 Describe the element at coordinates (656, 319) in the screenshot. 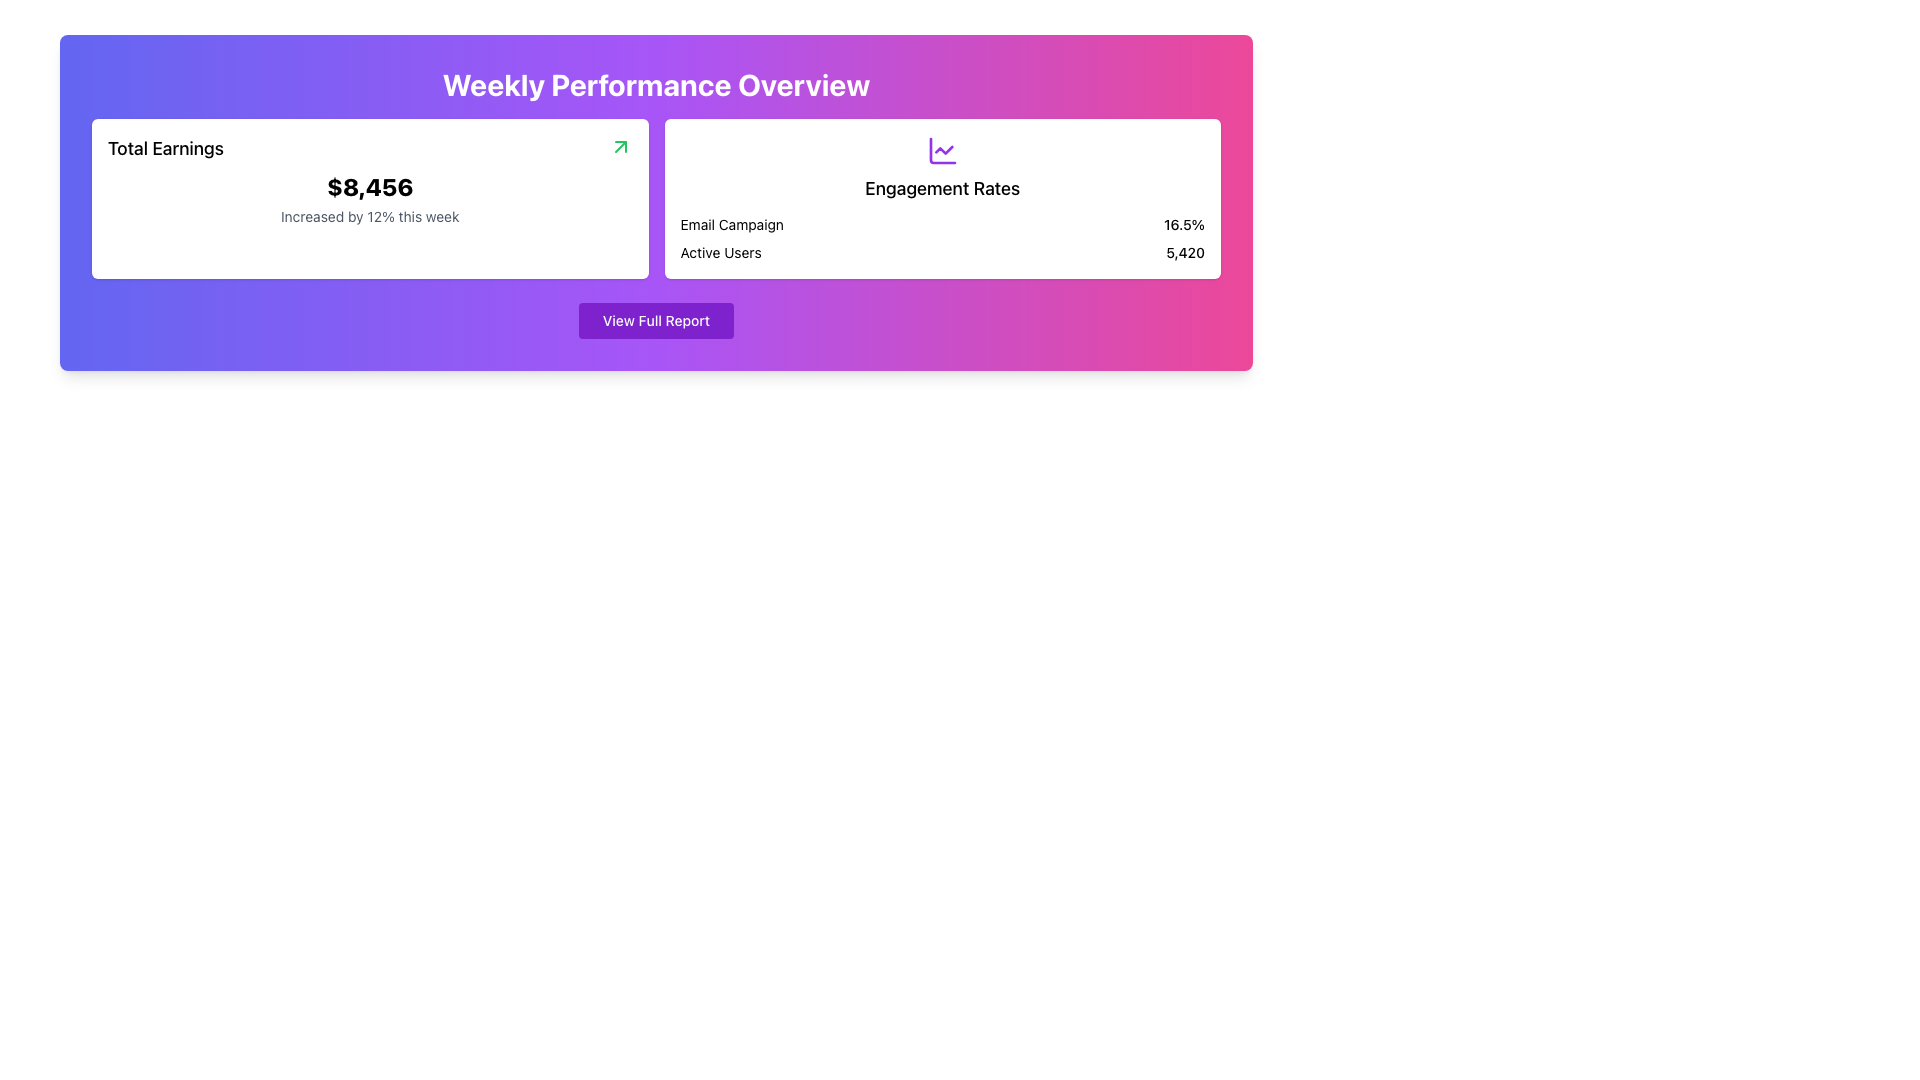

I see `the 'View Full Report' button, a purple rectangular button with rounded corners and white text, for keyboard interaction` at that location.